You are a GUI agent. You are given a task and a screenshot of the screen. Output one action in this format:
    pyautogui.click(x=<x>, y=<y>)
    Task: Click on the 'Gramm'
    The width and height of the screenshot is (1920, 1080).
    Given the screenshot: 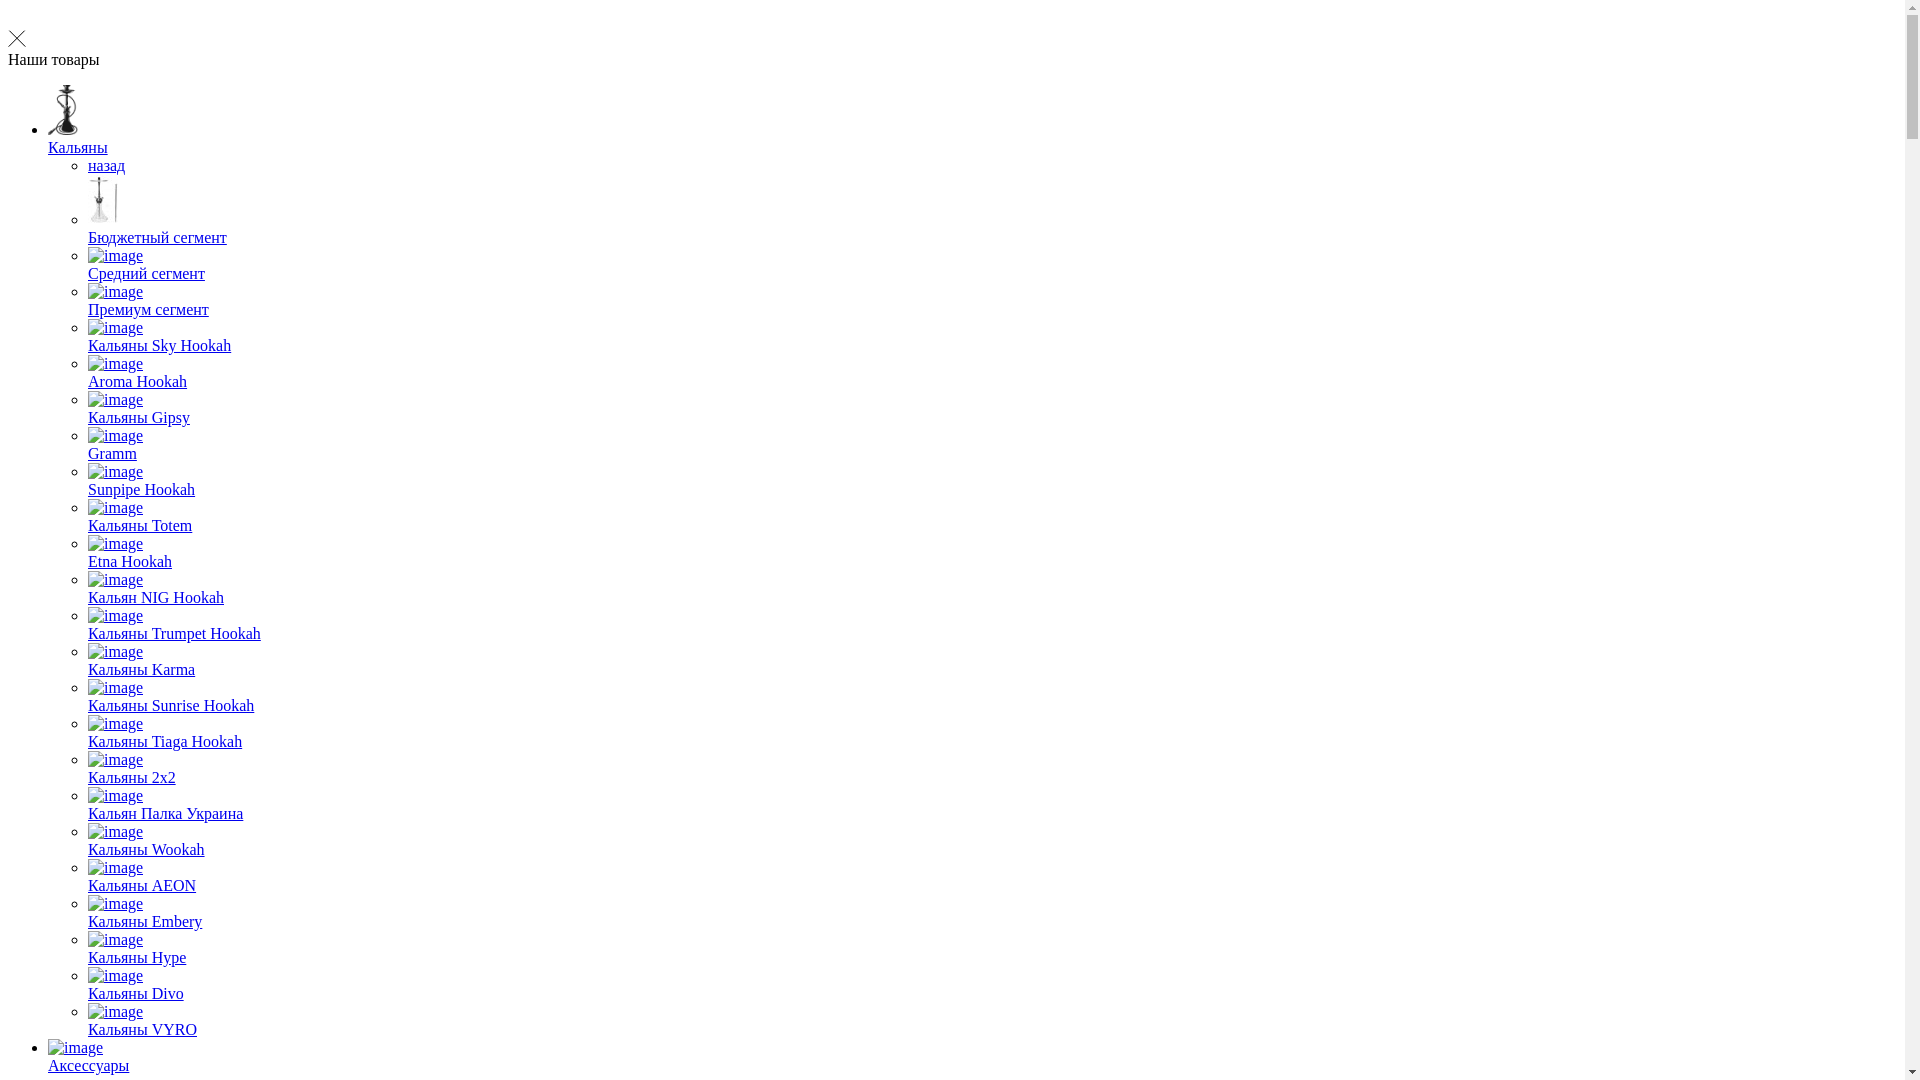 What is the action you would take?
    pyautogui.click(x=86, y=443)
    